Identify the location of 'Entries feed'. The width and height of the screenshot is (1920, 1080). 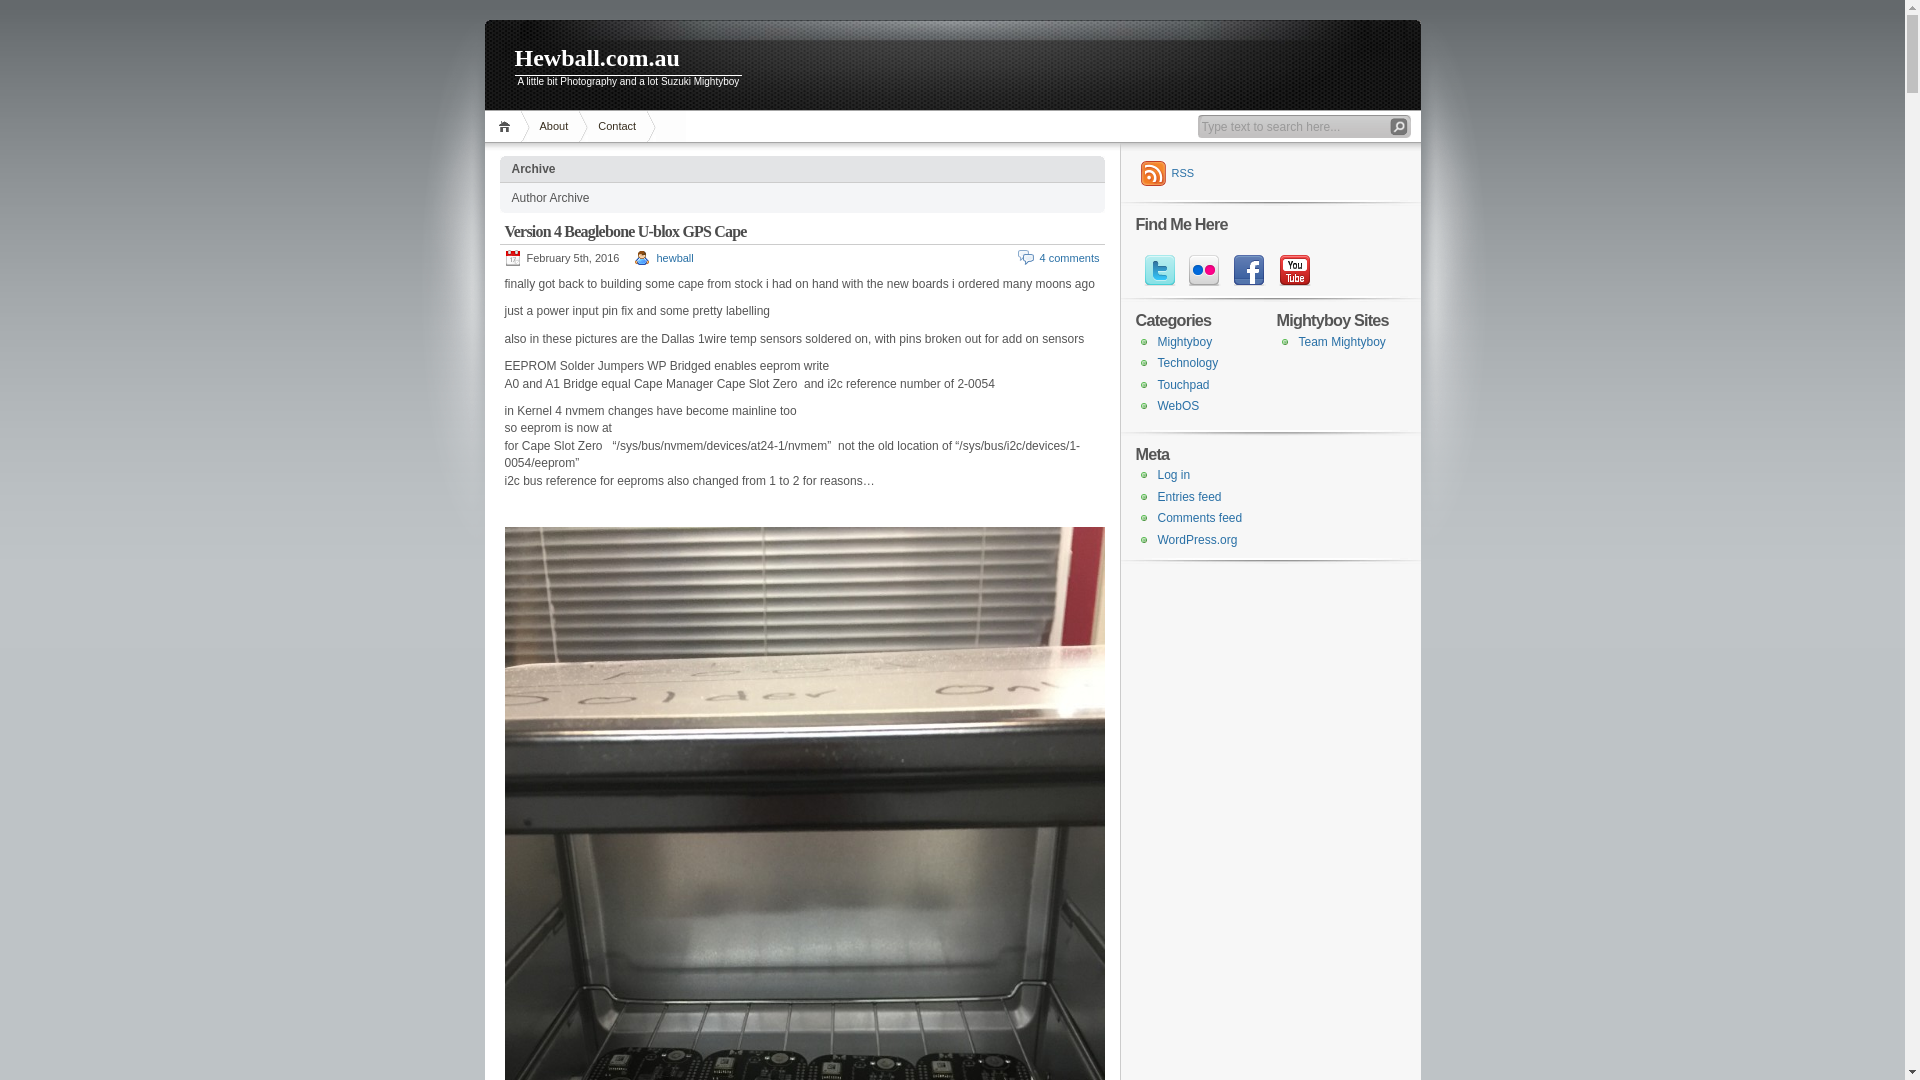
(1190, 496).